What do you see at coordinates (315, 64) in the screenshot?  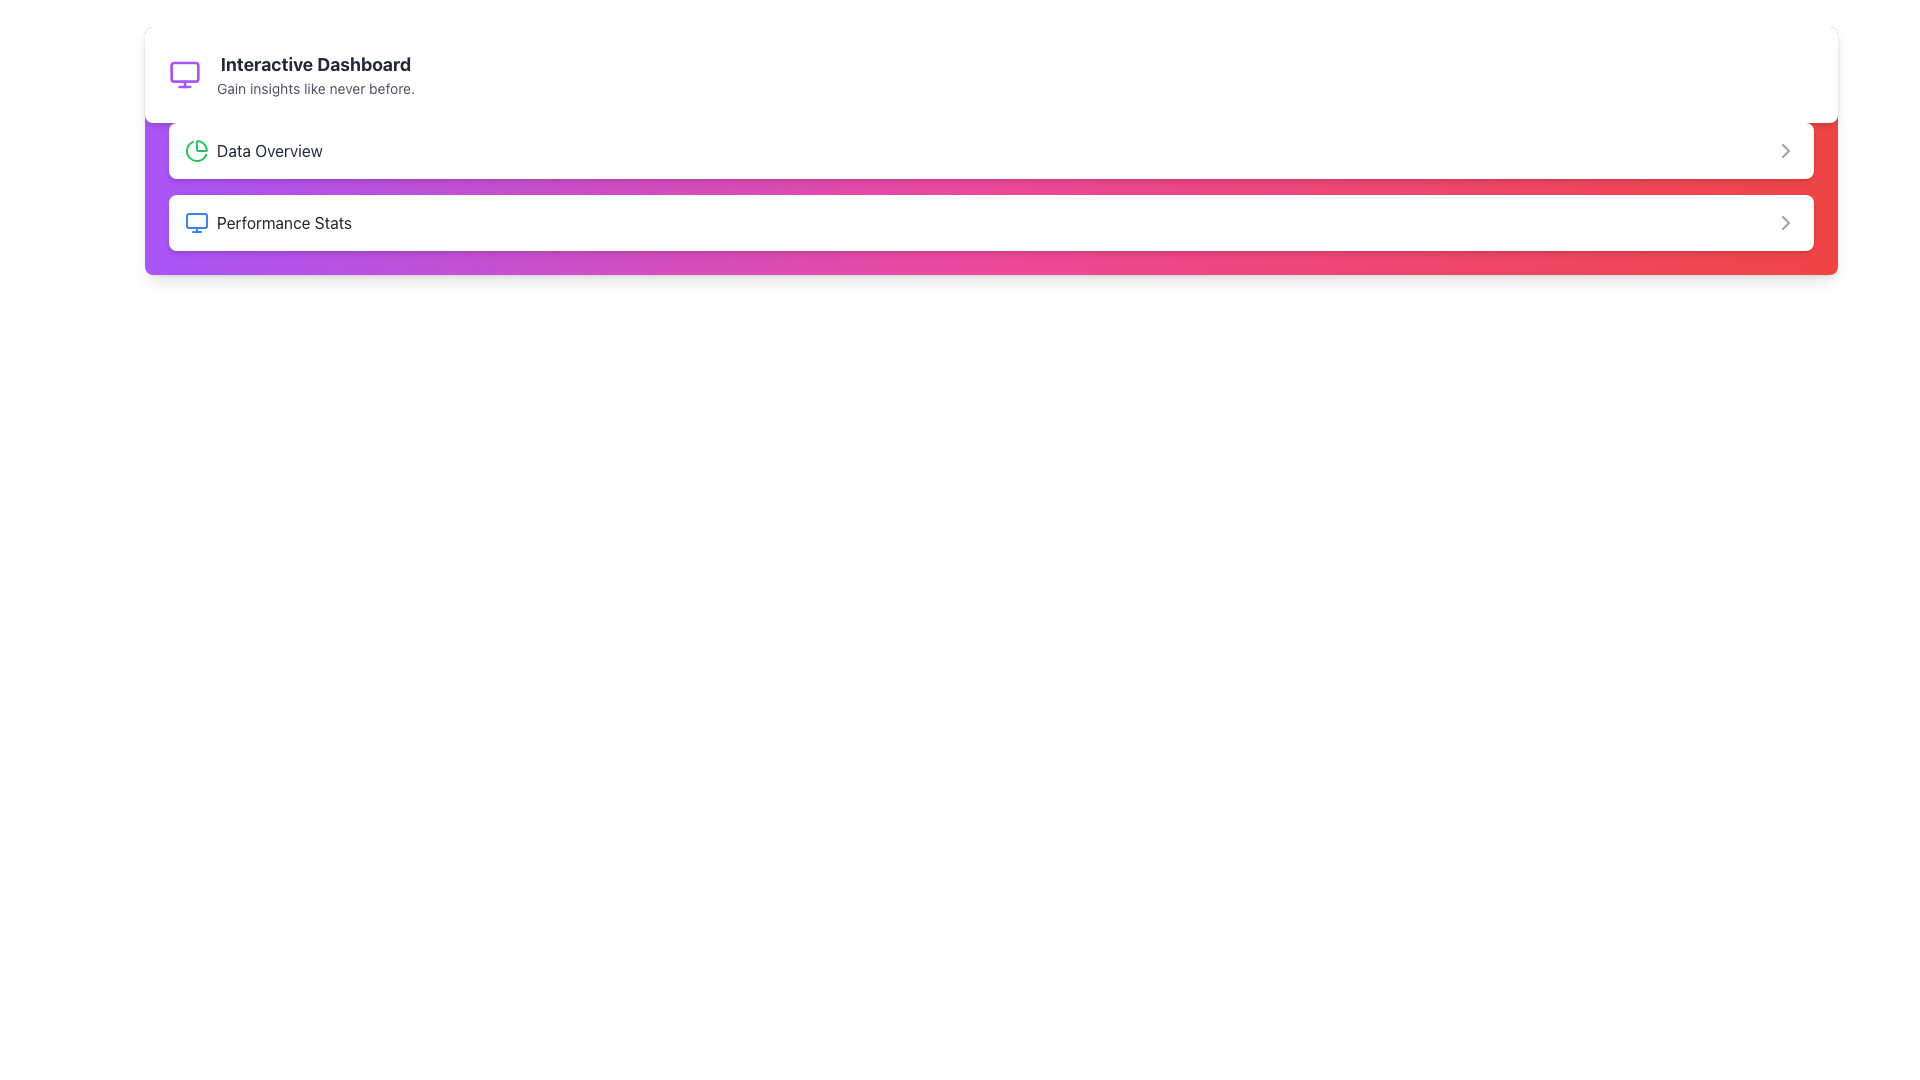 I see `the 'Interactive Dashboard' Text Display element` at bounding box center [315, 64].